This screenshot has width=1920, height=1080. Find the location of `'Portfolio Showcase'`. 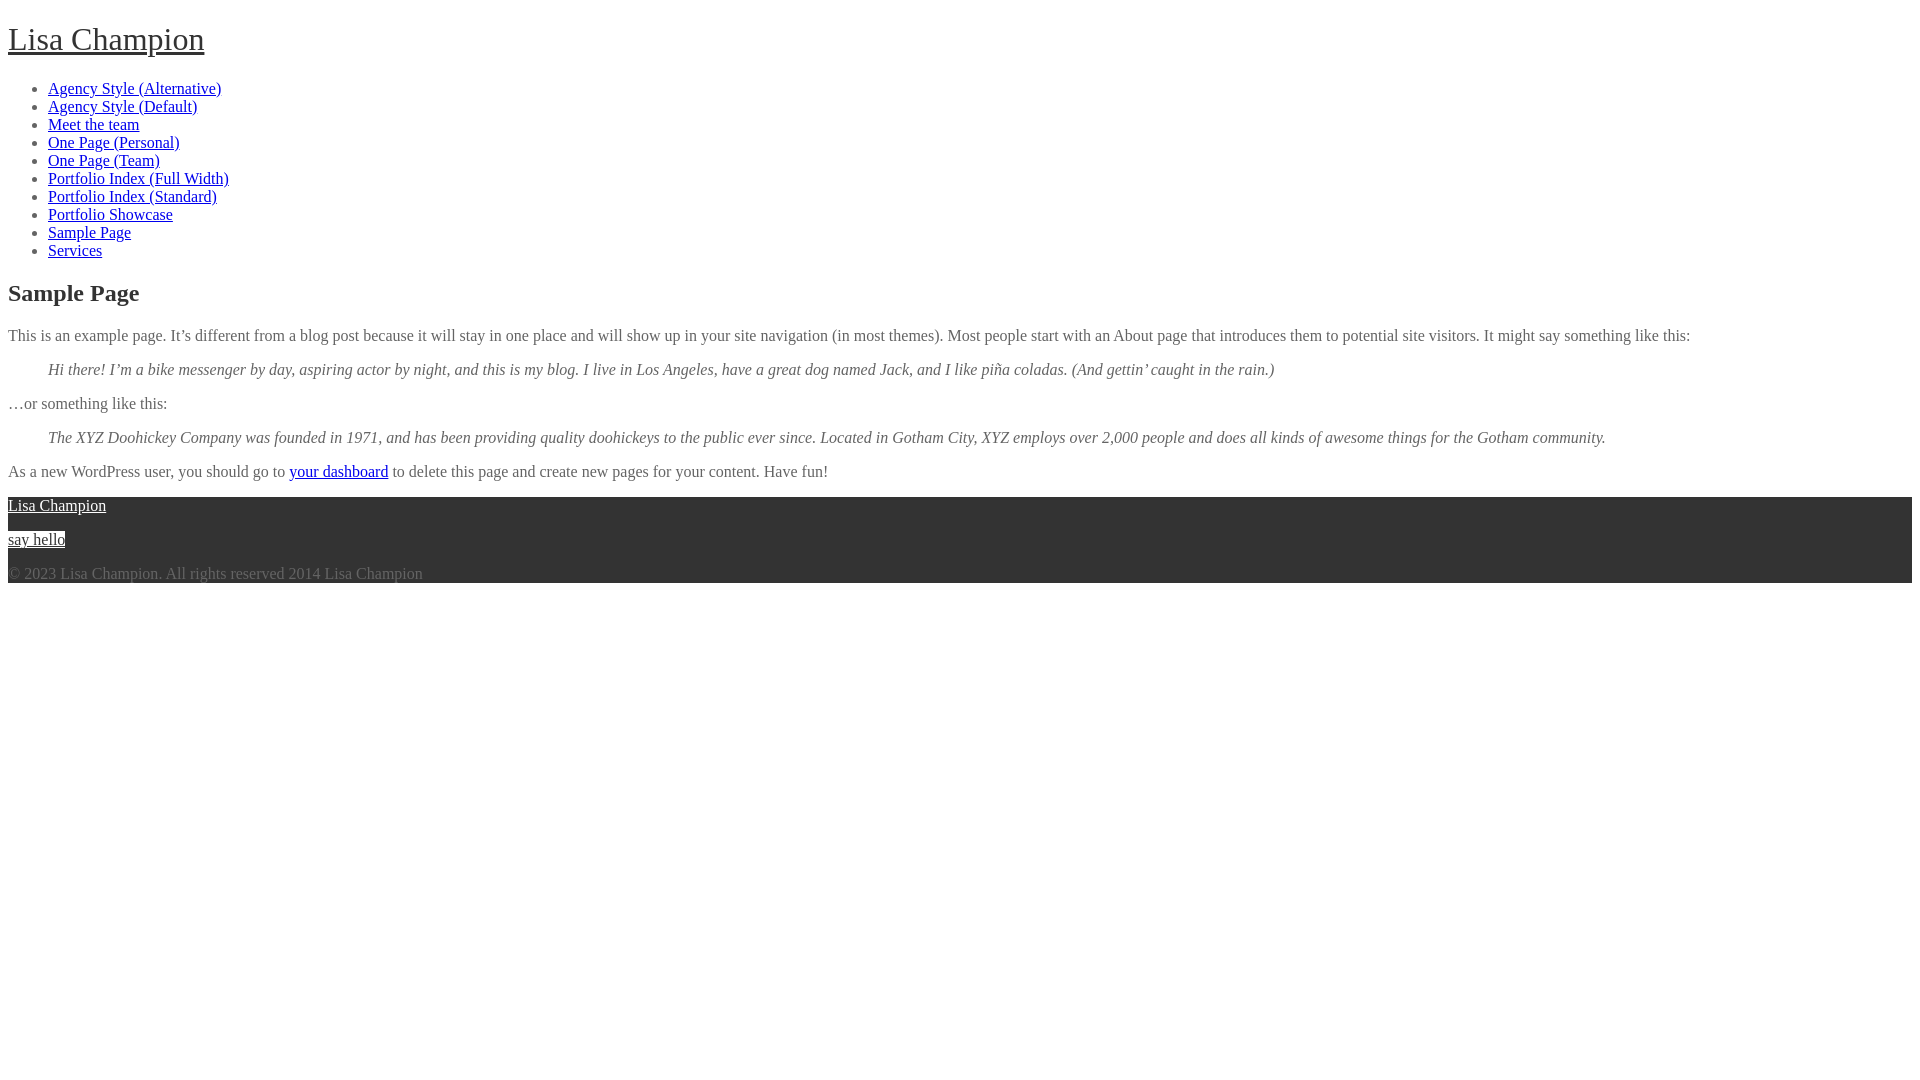

'Portfolio Showcase' is located at coordinates (48, 214).